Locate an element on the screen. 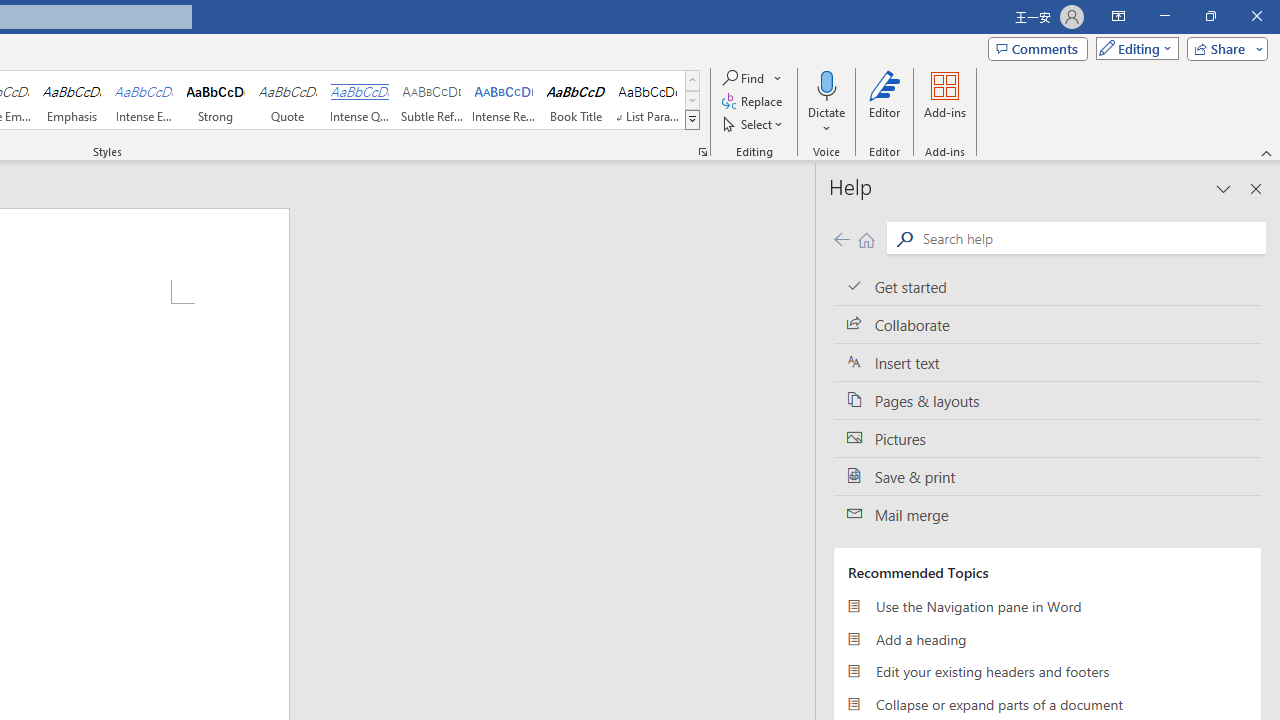 The width and height of the screenshot is (1280, 720). 'Comments' is located at coordinates (1038, 47).